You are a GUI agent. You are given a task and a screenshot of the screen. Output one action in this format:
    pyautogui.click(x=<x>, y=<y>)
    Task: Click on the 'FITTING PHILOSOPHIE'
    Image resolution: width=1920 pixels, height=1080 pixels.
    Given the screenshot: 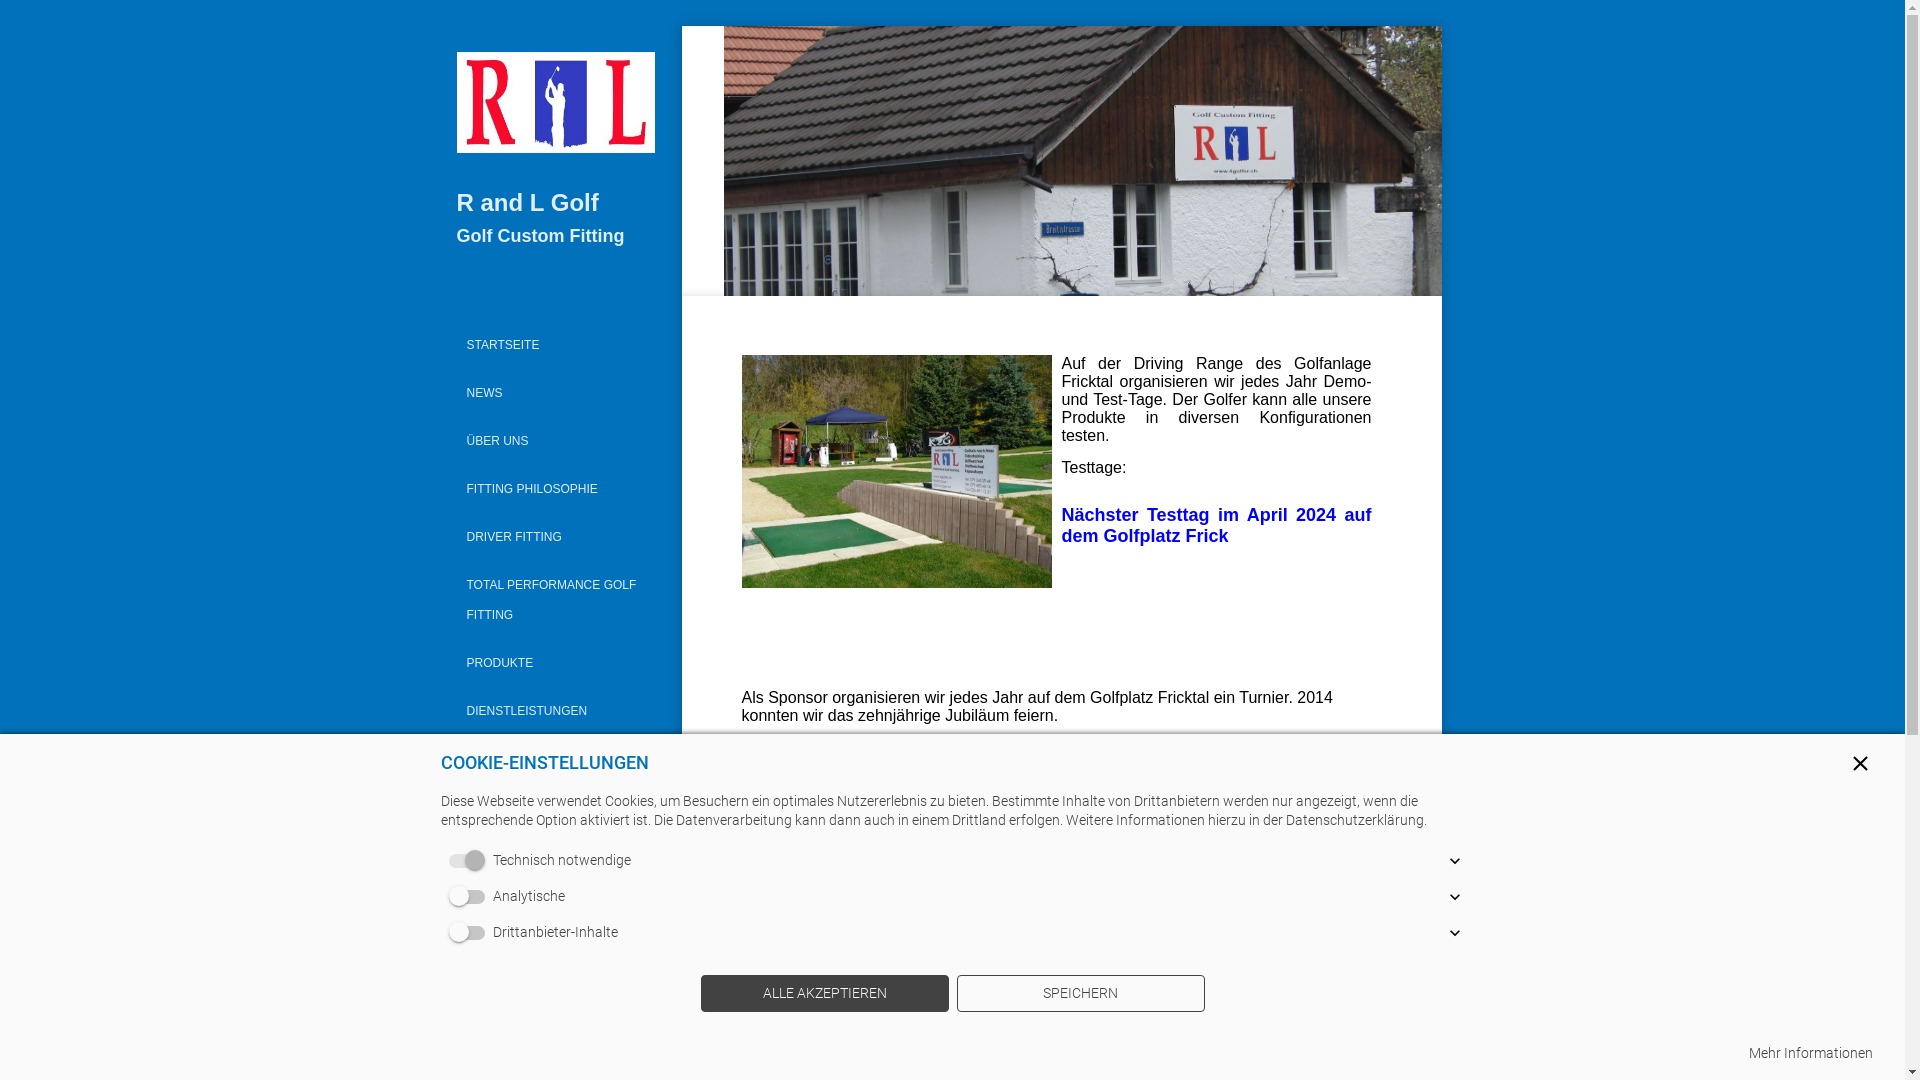 What is the action you would take?
    pyautogui.click(x=556, y=489)
    